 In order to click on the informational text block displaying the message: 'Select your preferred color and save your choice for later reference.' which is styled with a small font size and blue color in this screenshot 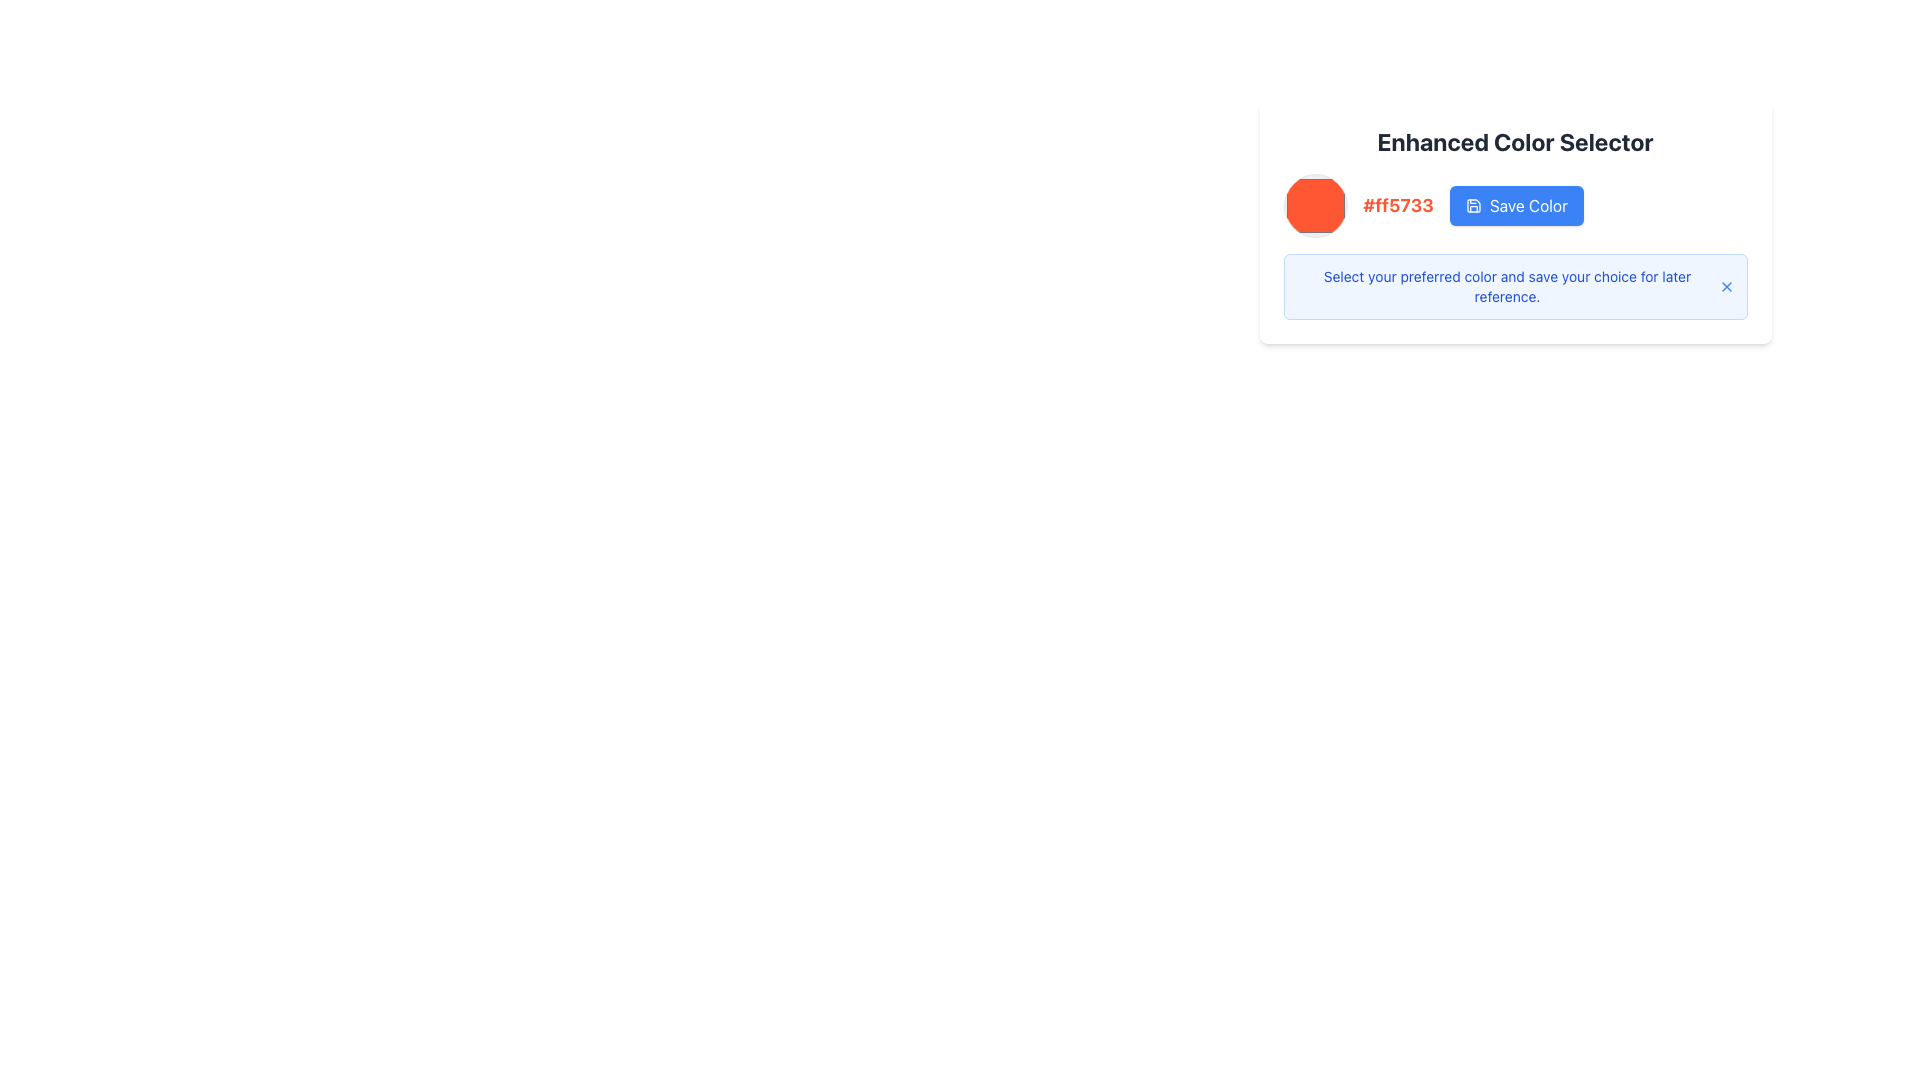, I will do `click(1507, 286)`.